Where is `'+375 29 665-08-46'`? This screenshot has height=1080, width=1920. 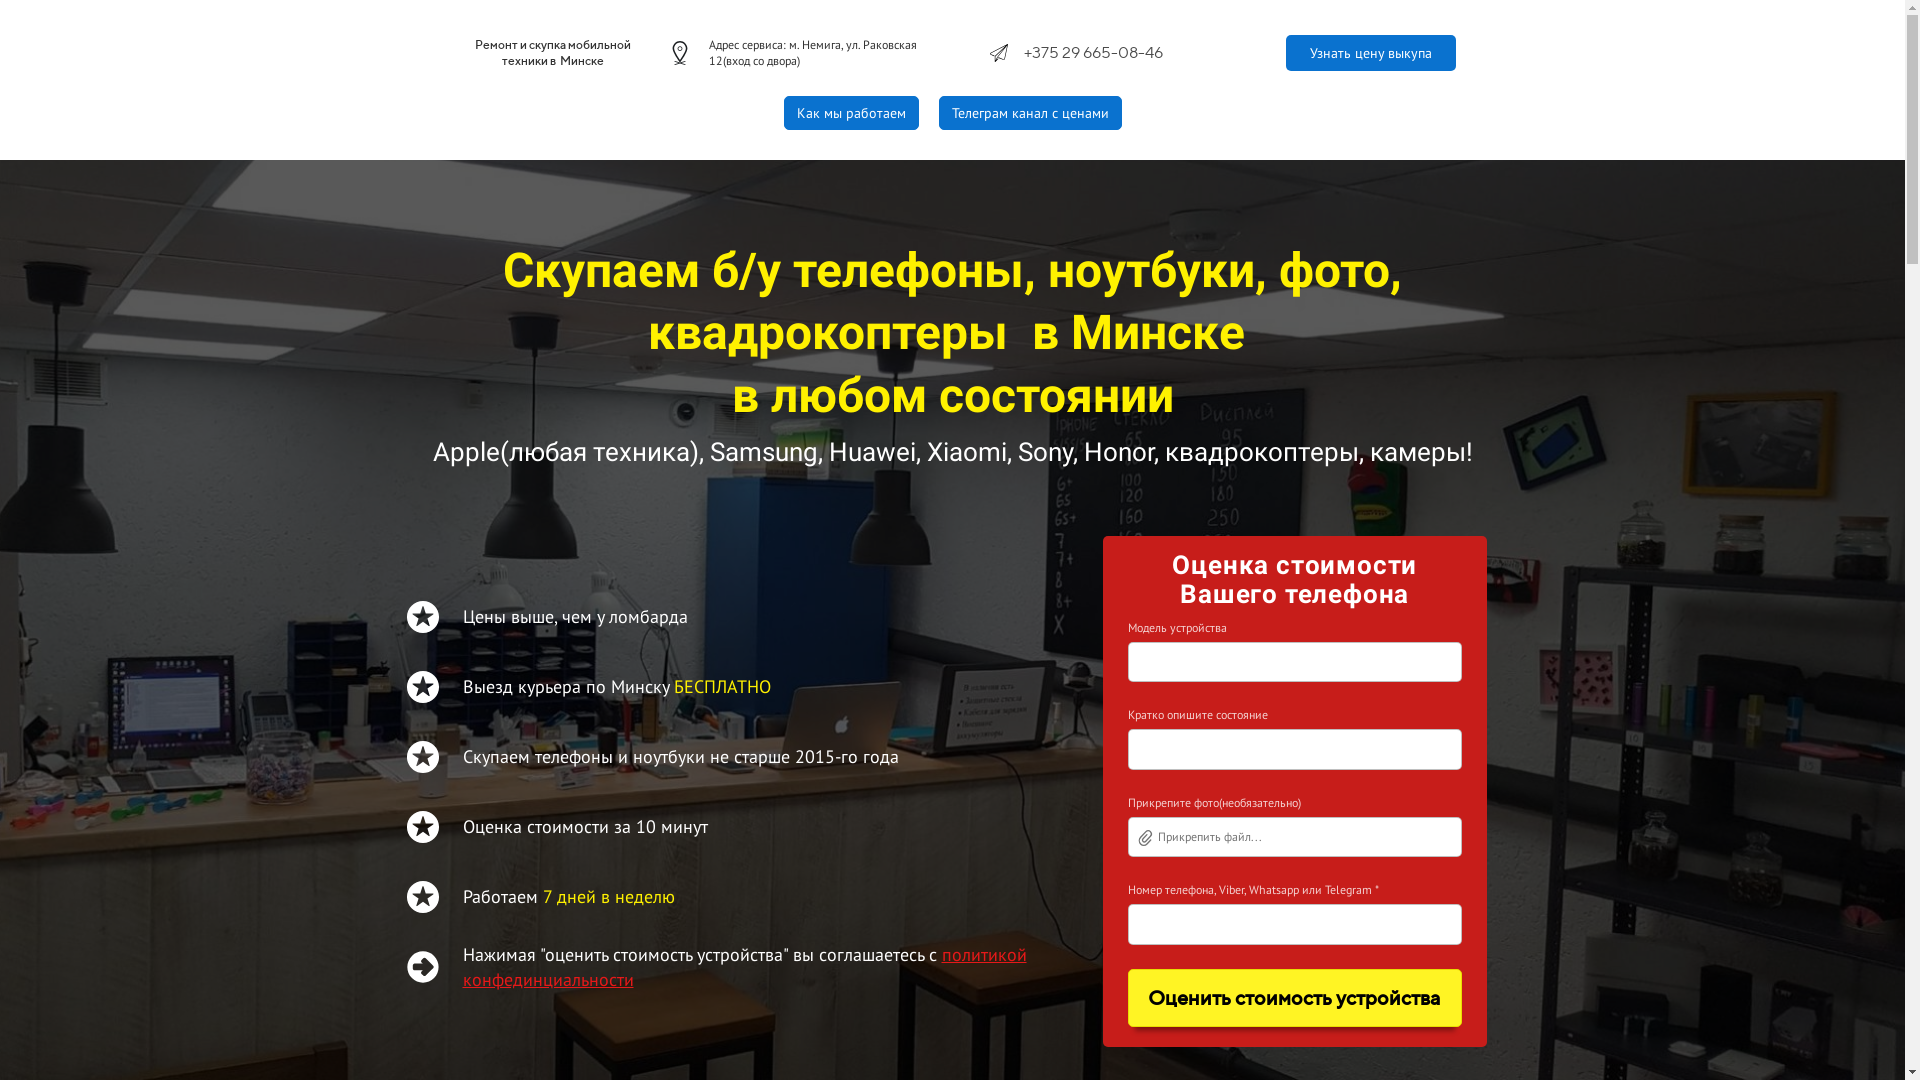
'+375 29 665-08-46' is located at coordinates (1092, 51).